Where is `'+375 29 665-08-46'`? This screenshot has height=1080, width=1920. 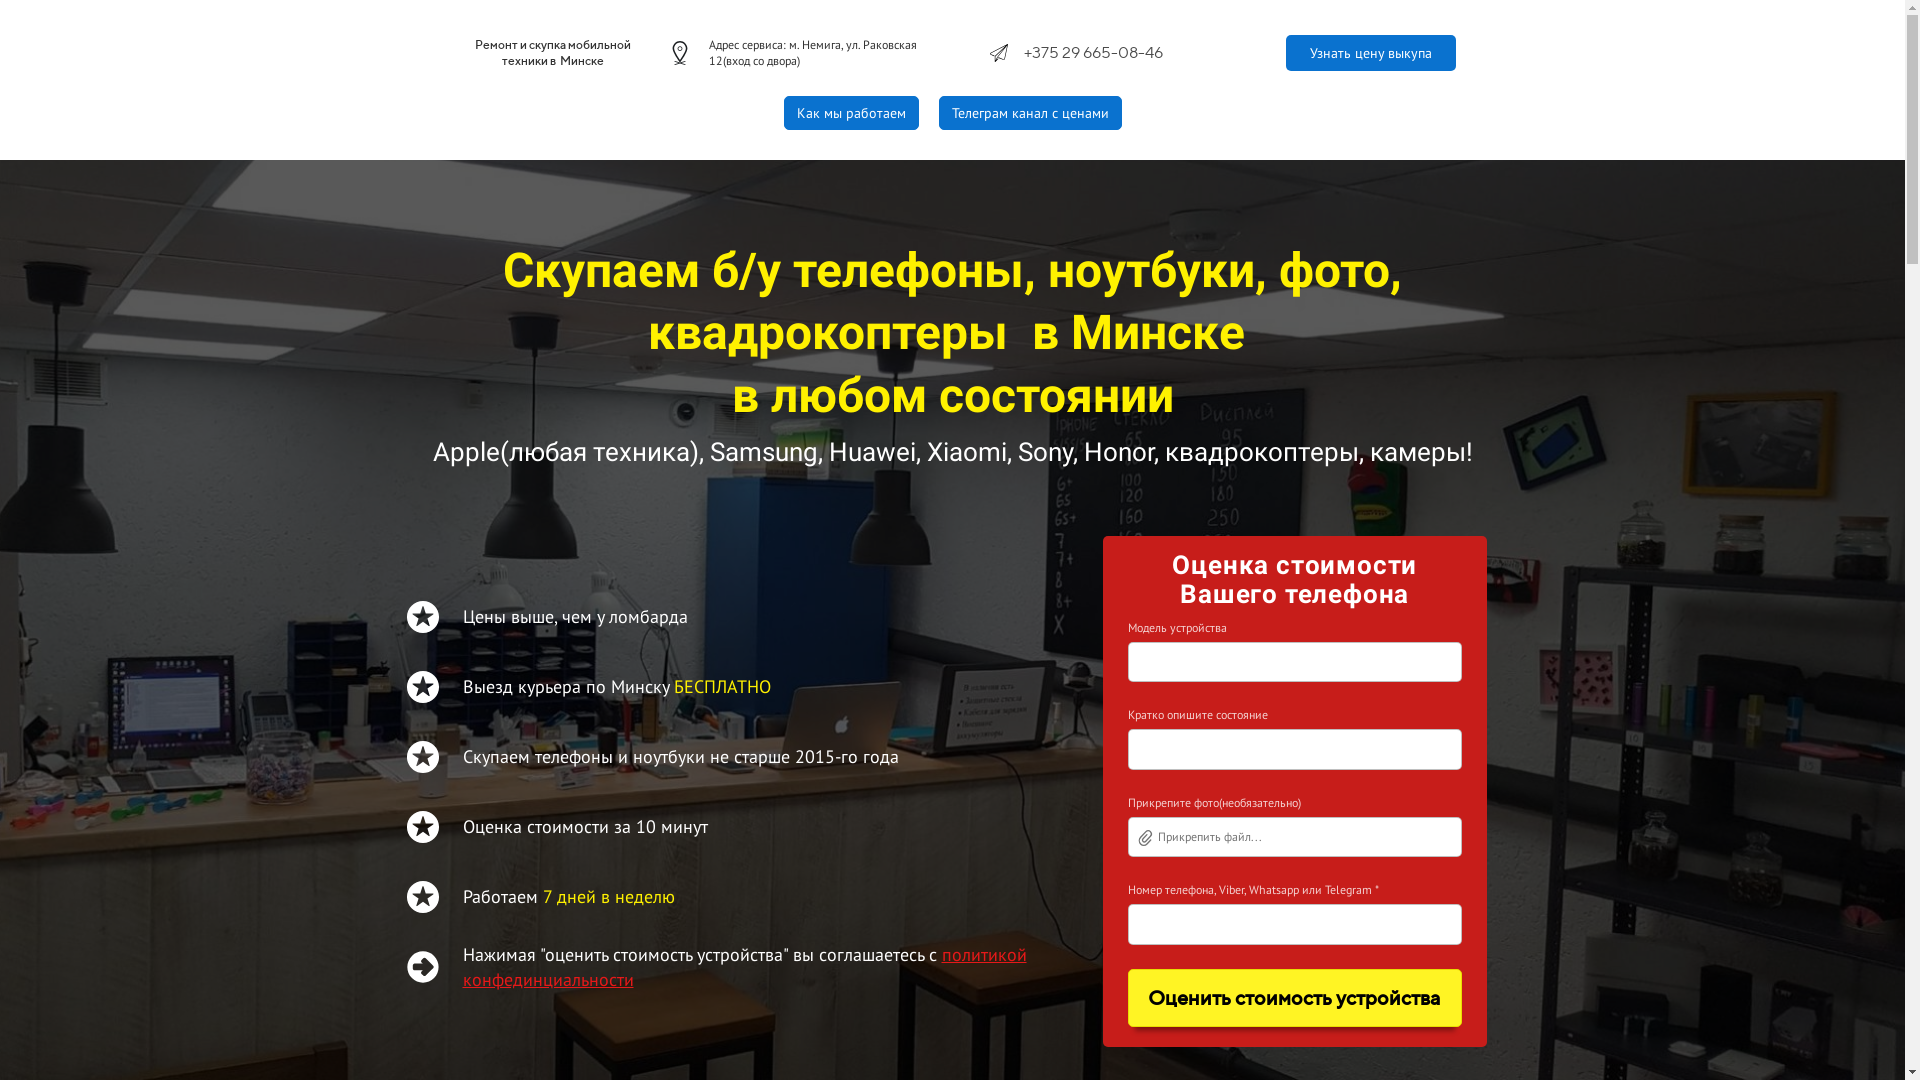
'+375 29 665-08-46' is located at coordinates (1092, 51).